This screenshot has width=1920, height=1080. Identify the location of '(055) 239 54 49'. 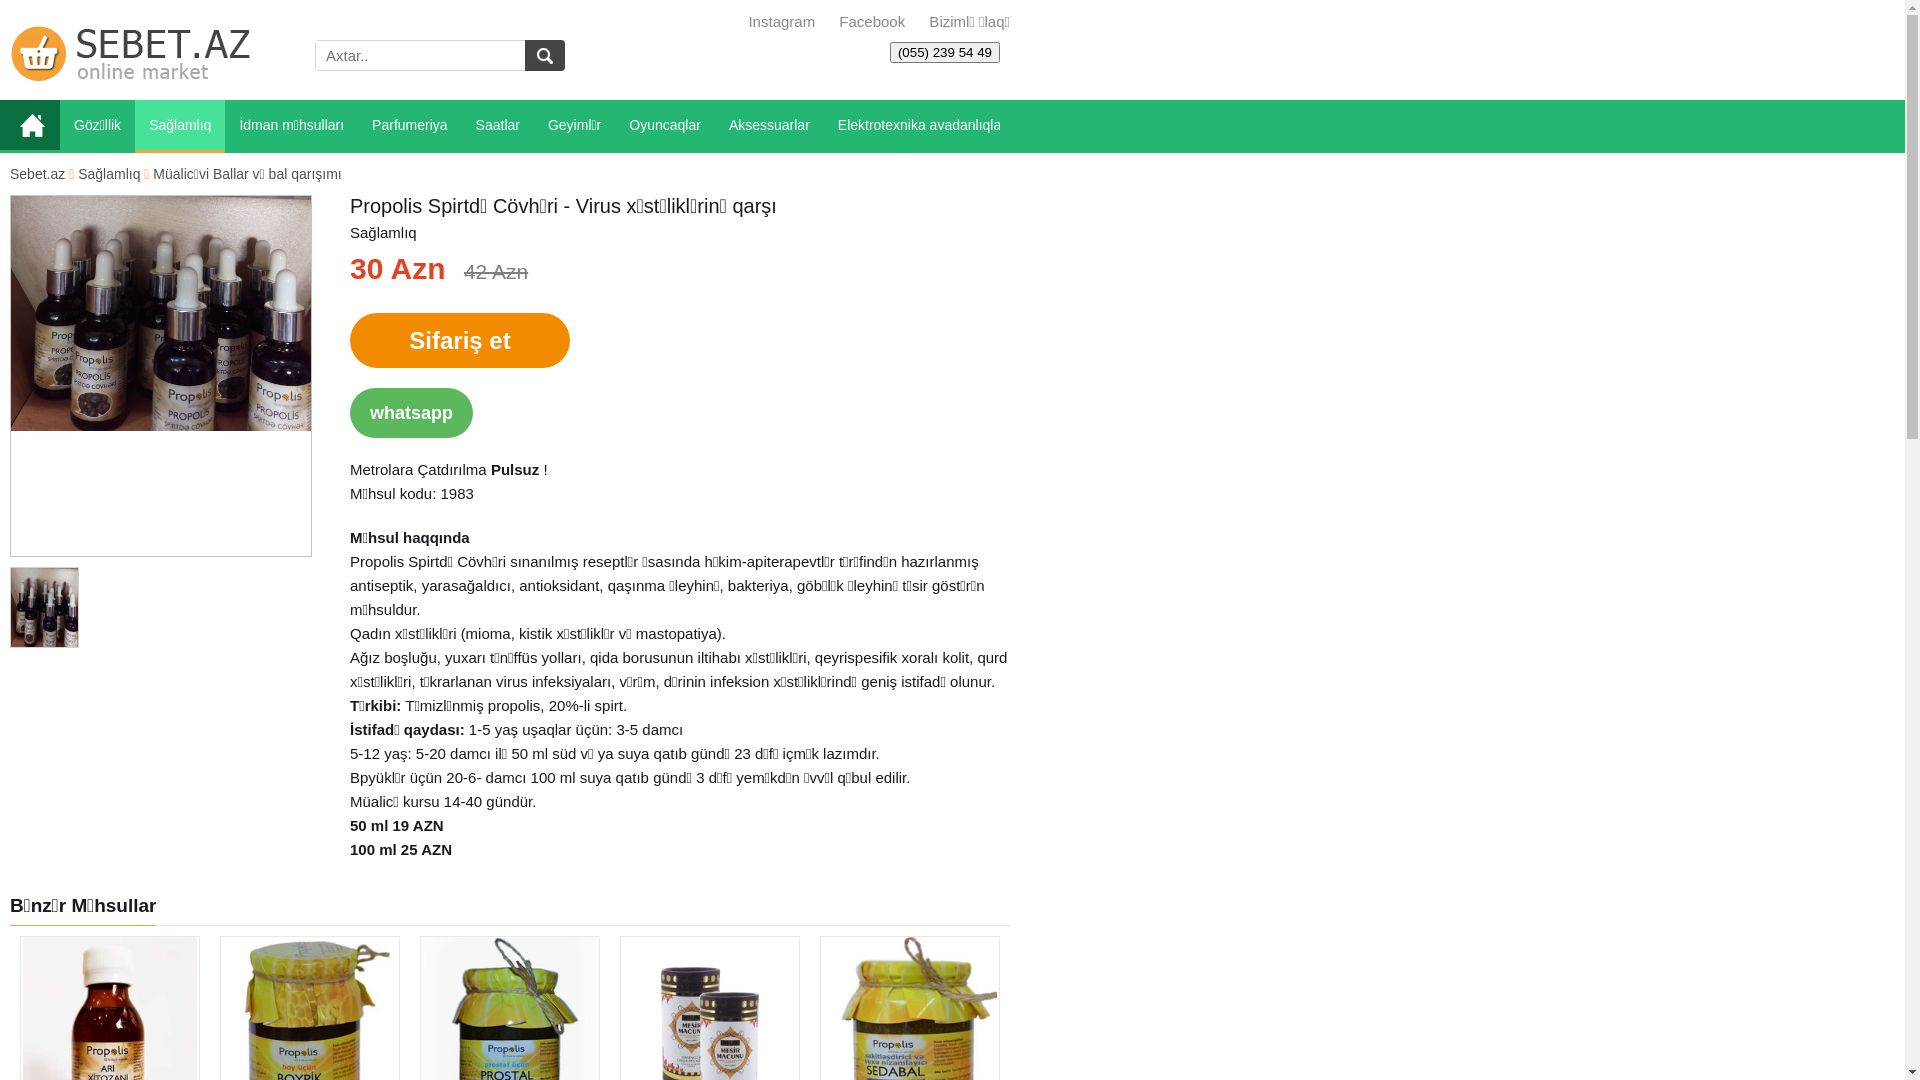
(944, 51).